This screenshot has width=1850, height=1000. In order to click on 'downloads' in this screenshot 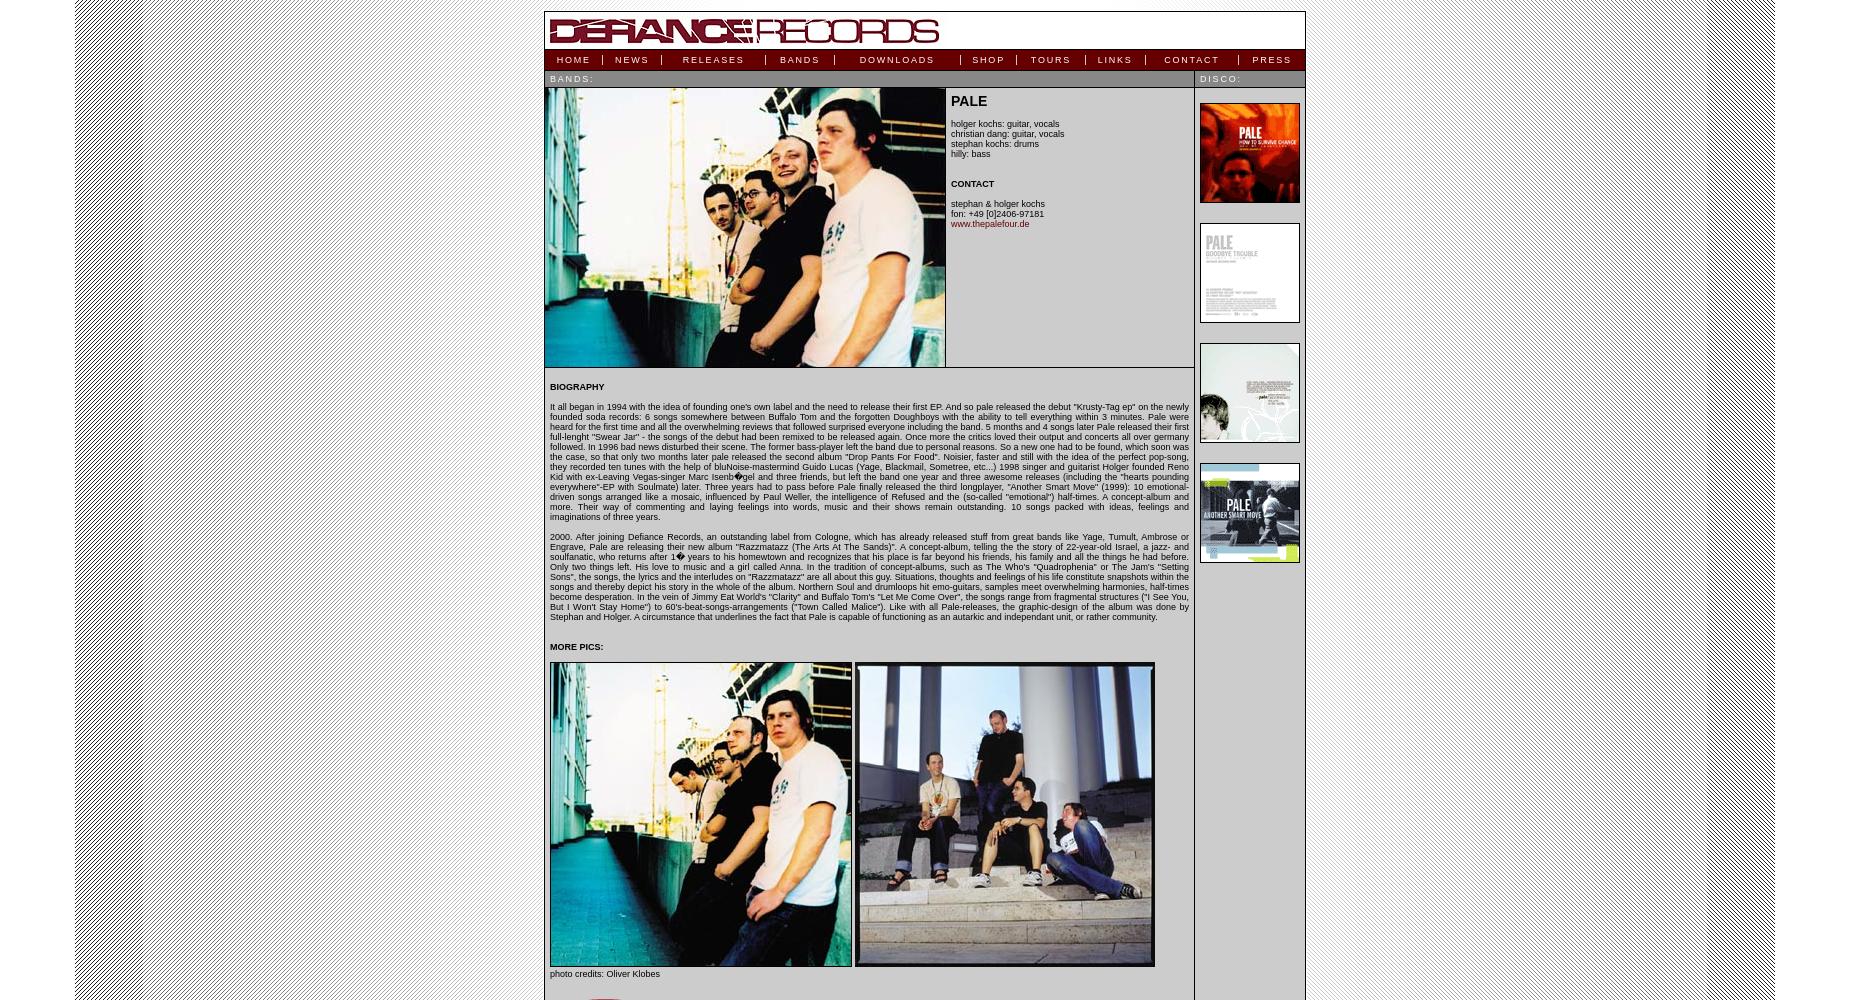, I will do `click(896, 60)`.